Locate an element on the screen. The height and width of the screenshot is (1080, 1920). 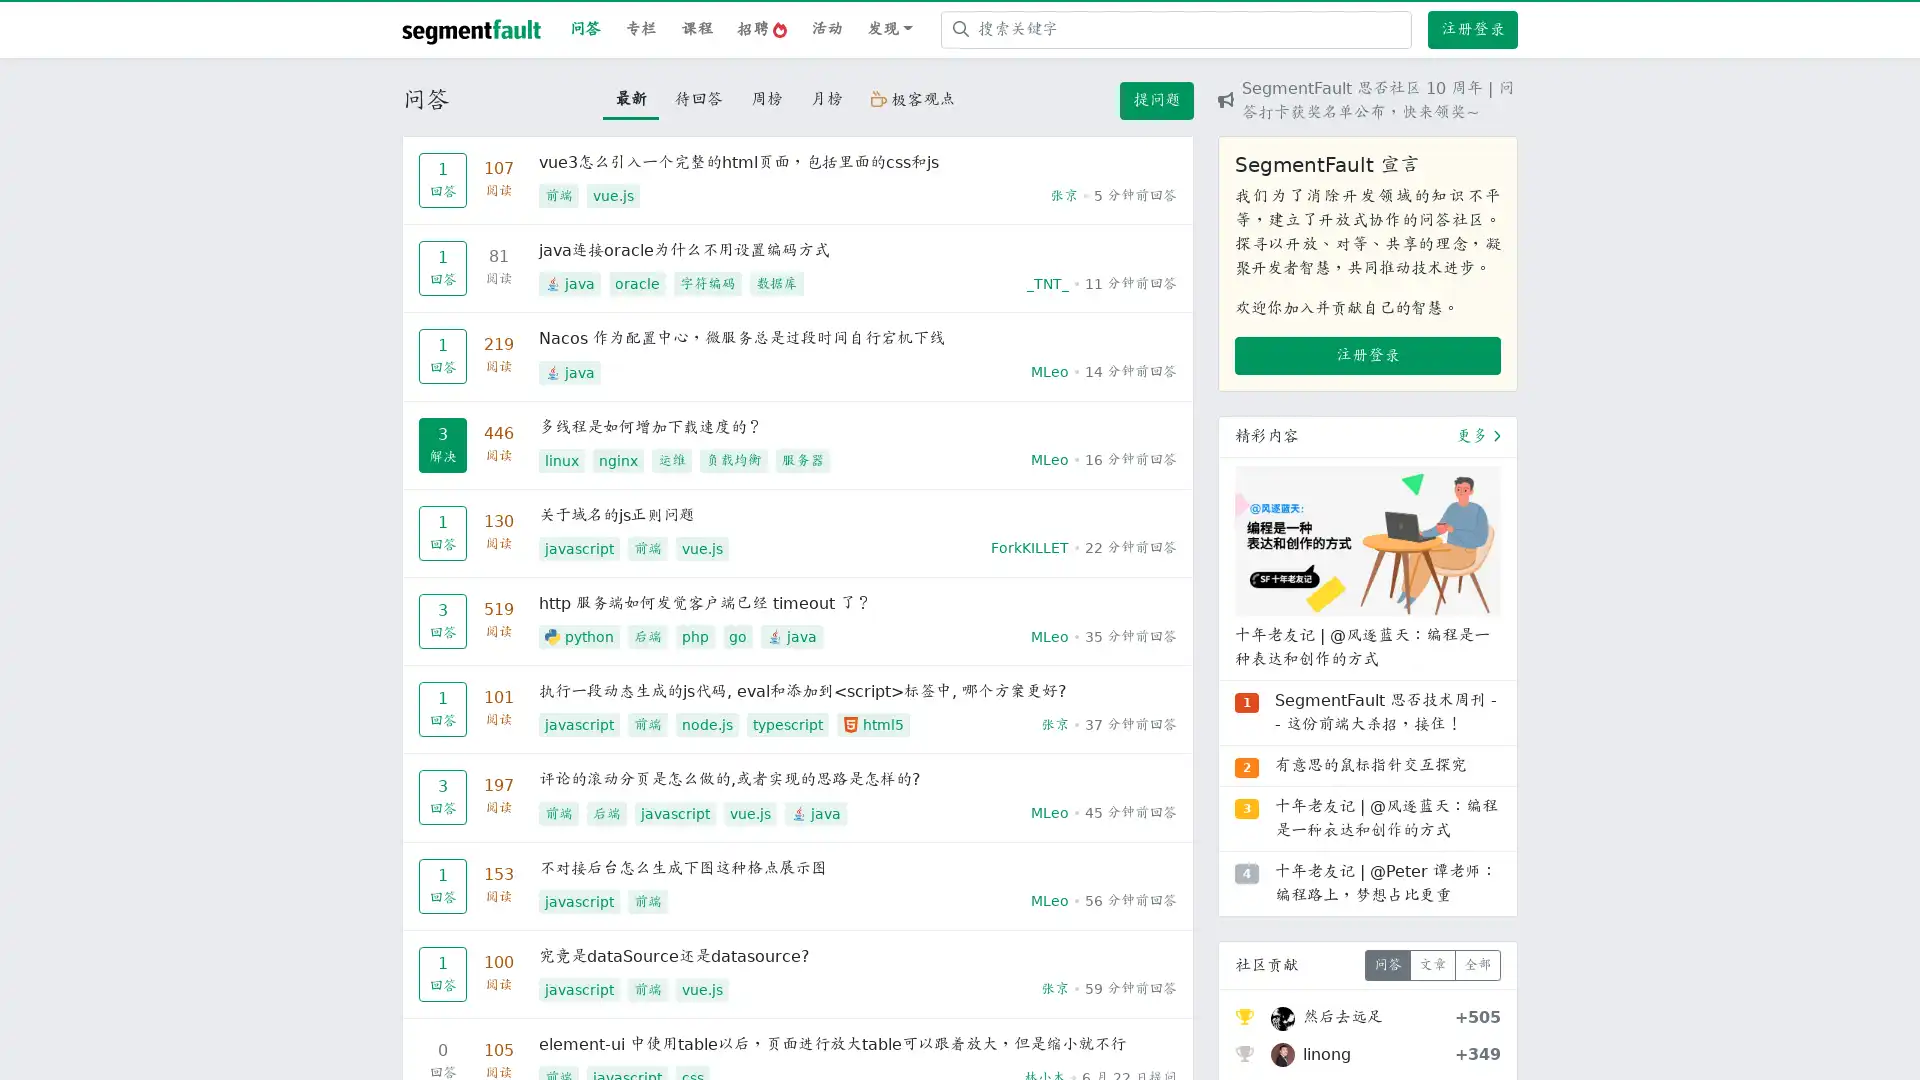
Slide 3 is located at coordinates (1402, 826).